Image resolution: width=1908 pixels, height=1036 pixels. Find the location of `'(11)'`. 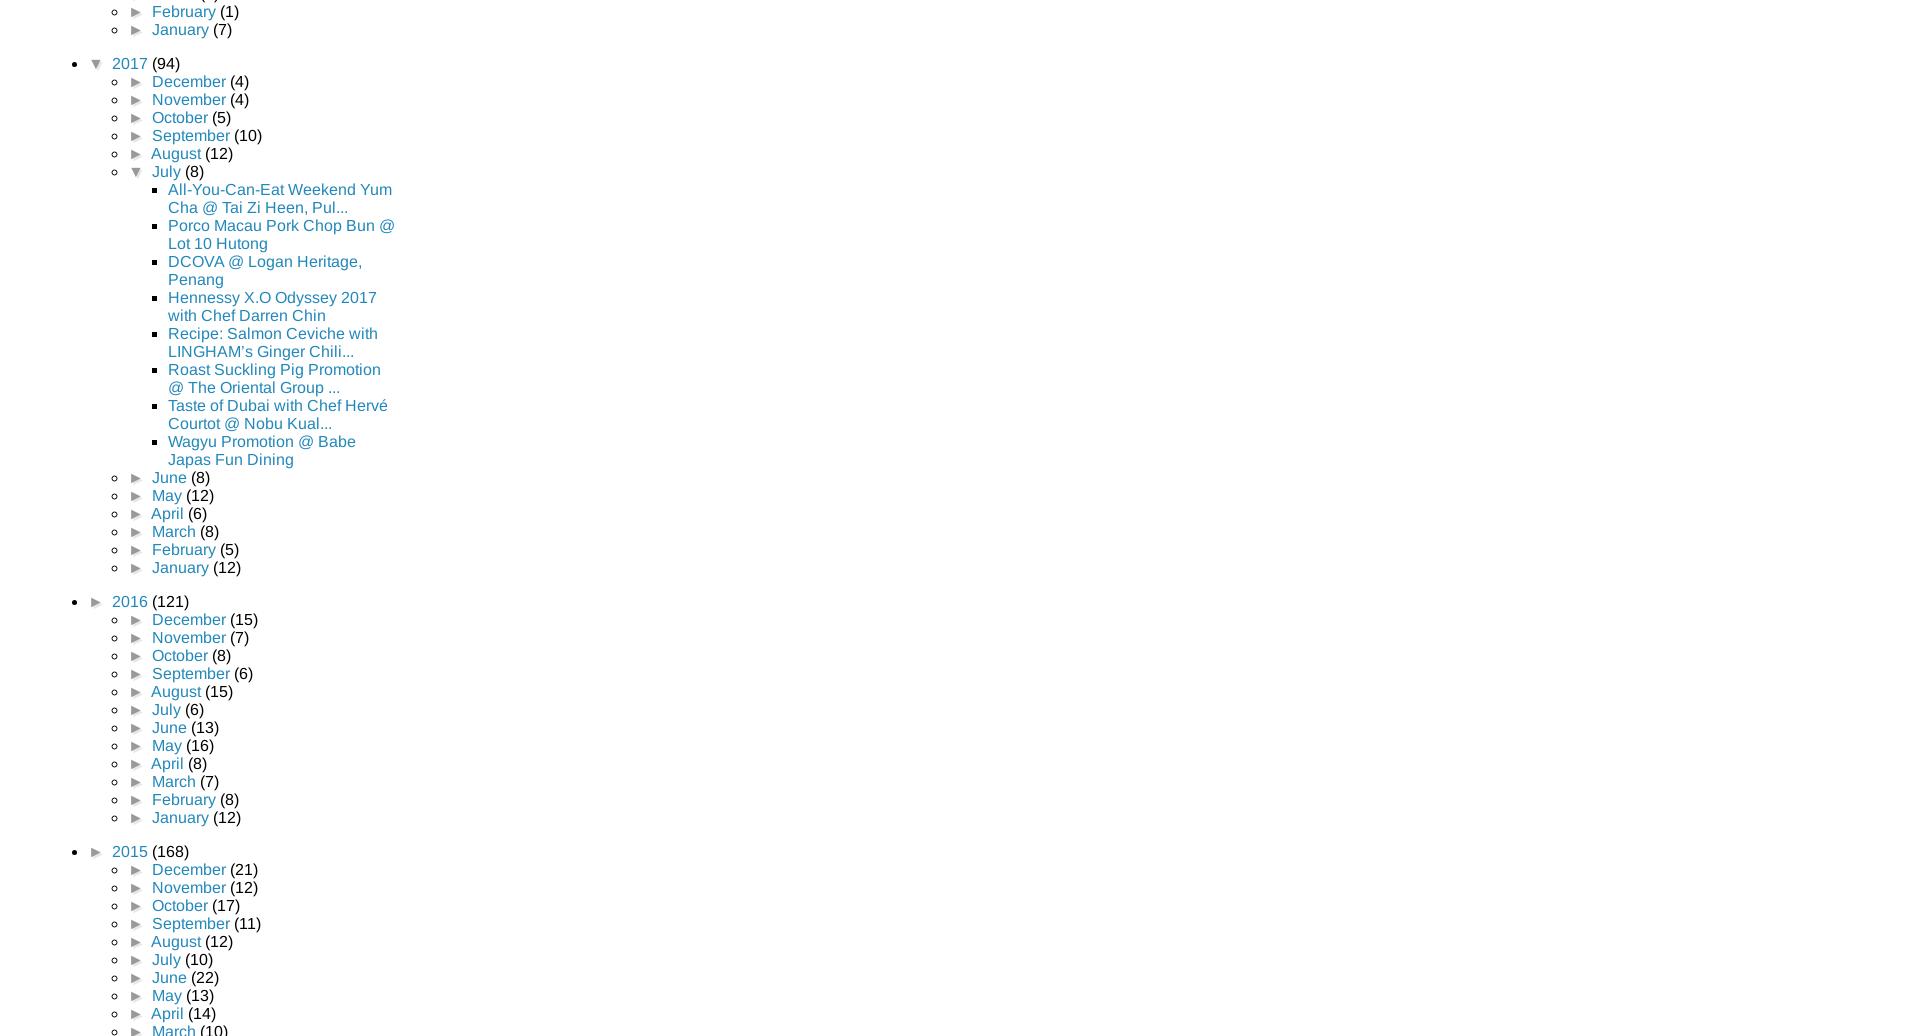

'(11)' is located at coordinates (246, 922).